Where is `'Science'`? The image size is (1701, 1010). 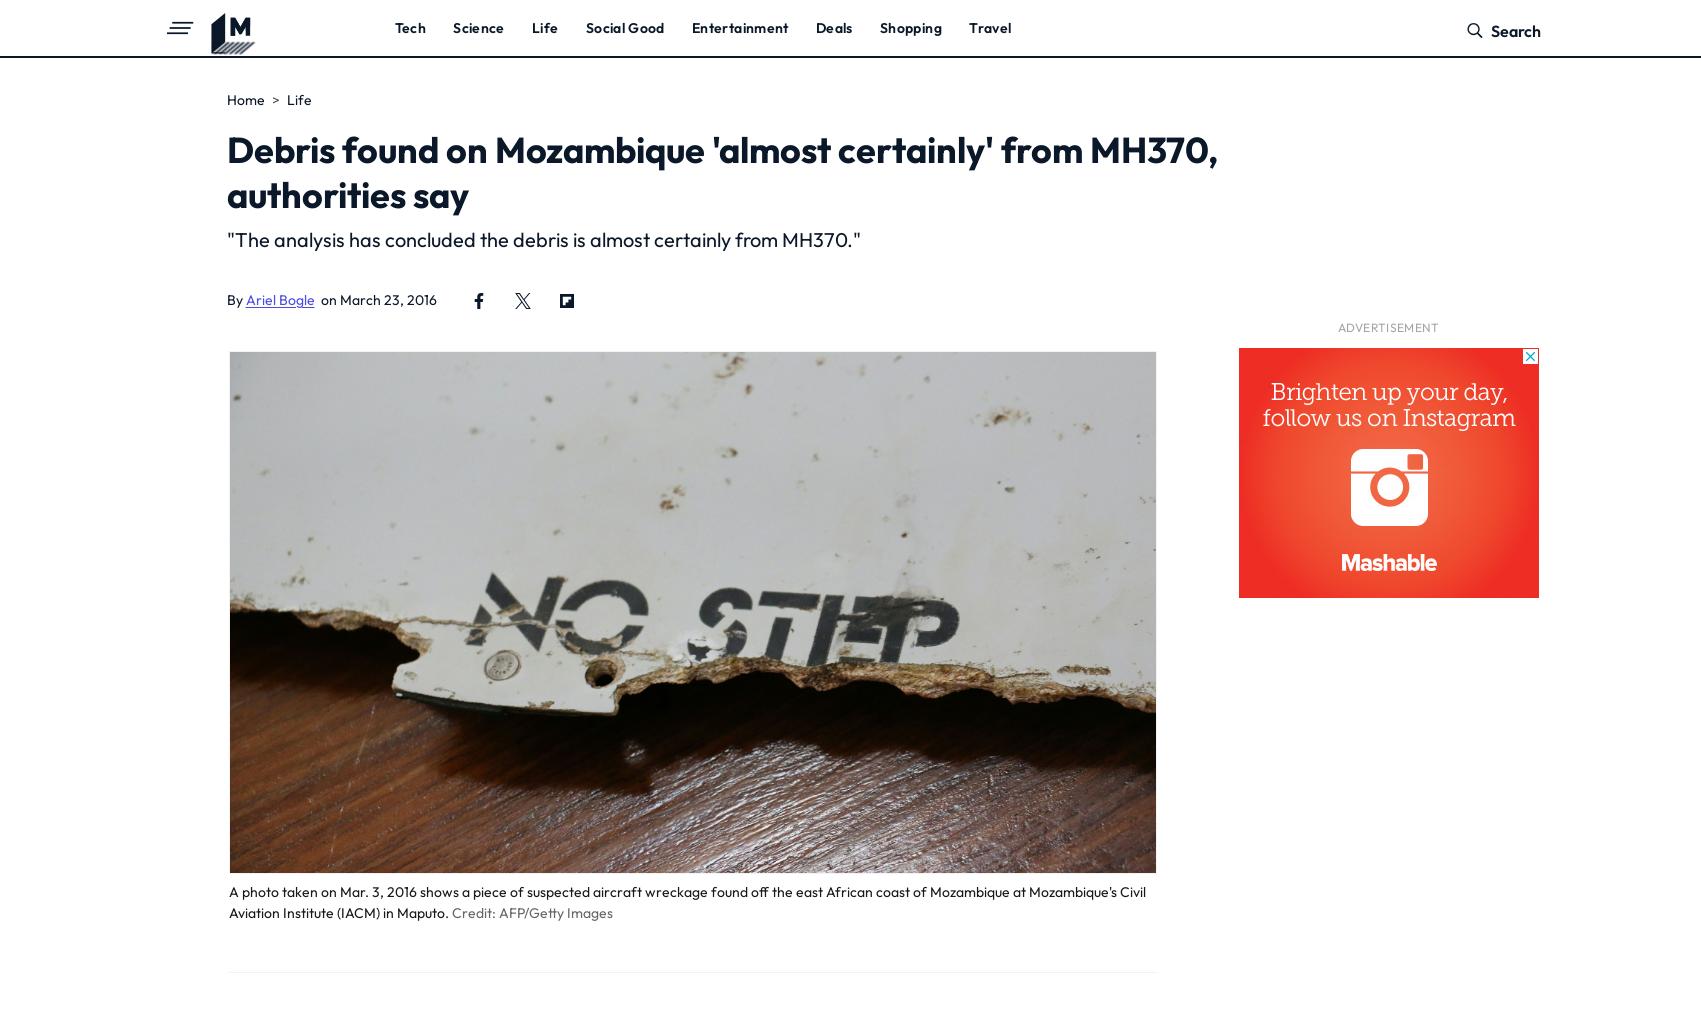
'Science' is located at coordinates (477, 26).